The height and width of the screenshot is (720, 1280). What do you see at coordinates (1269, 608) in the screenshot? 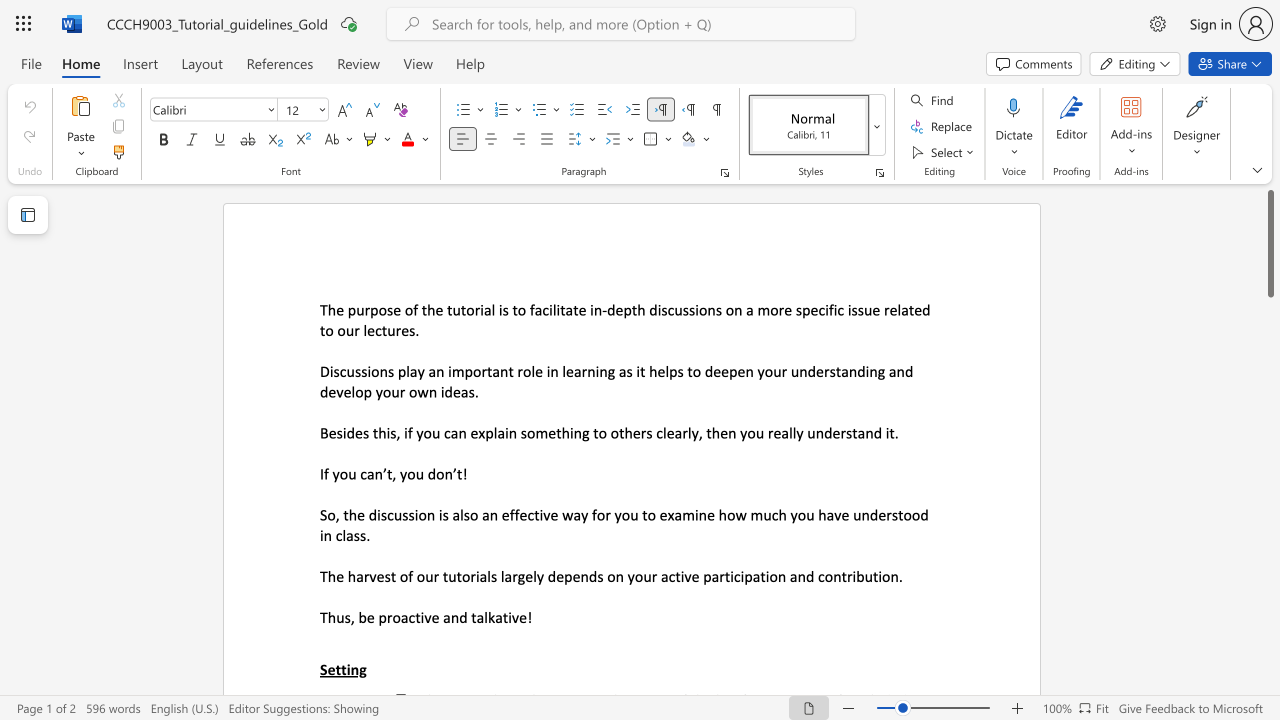
I see `the scrollbar to move the page down` at bounding box center [1269, 608].